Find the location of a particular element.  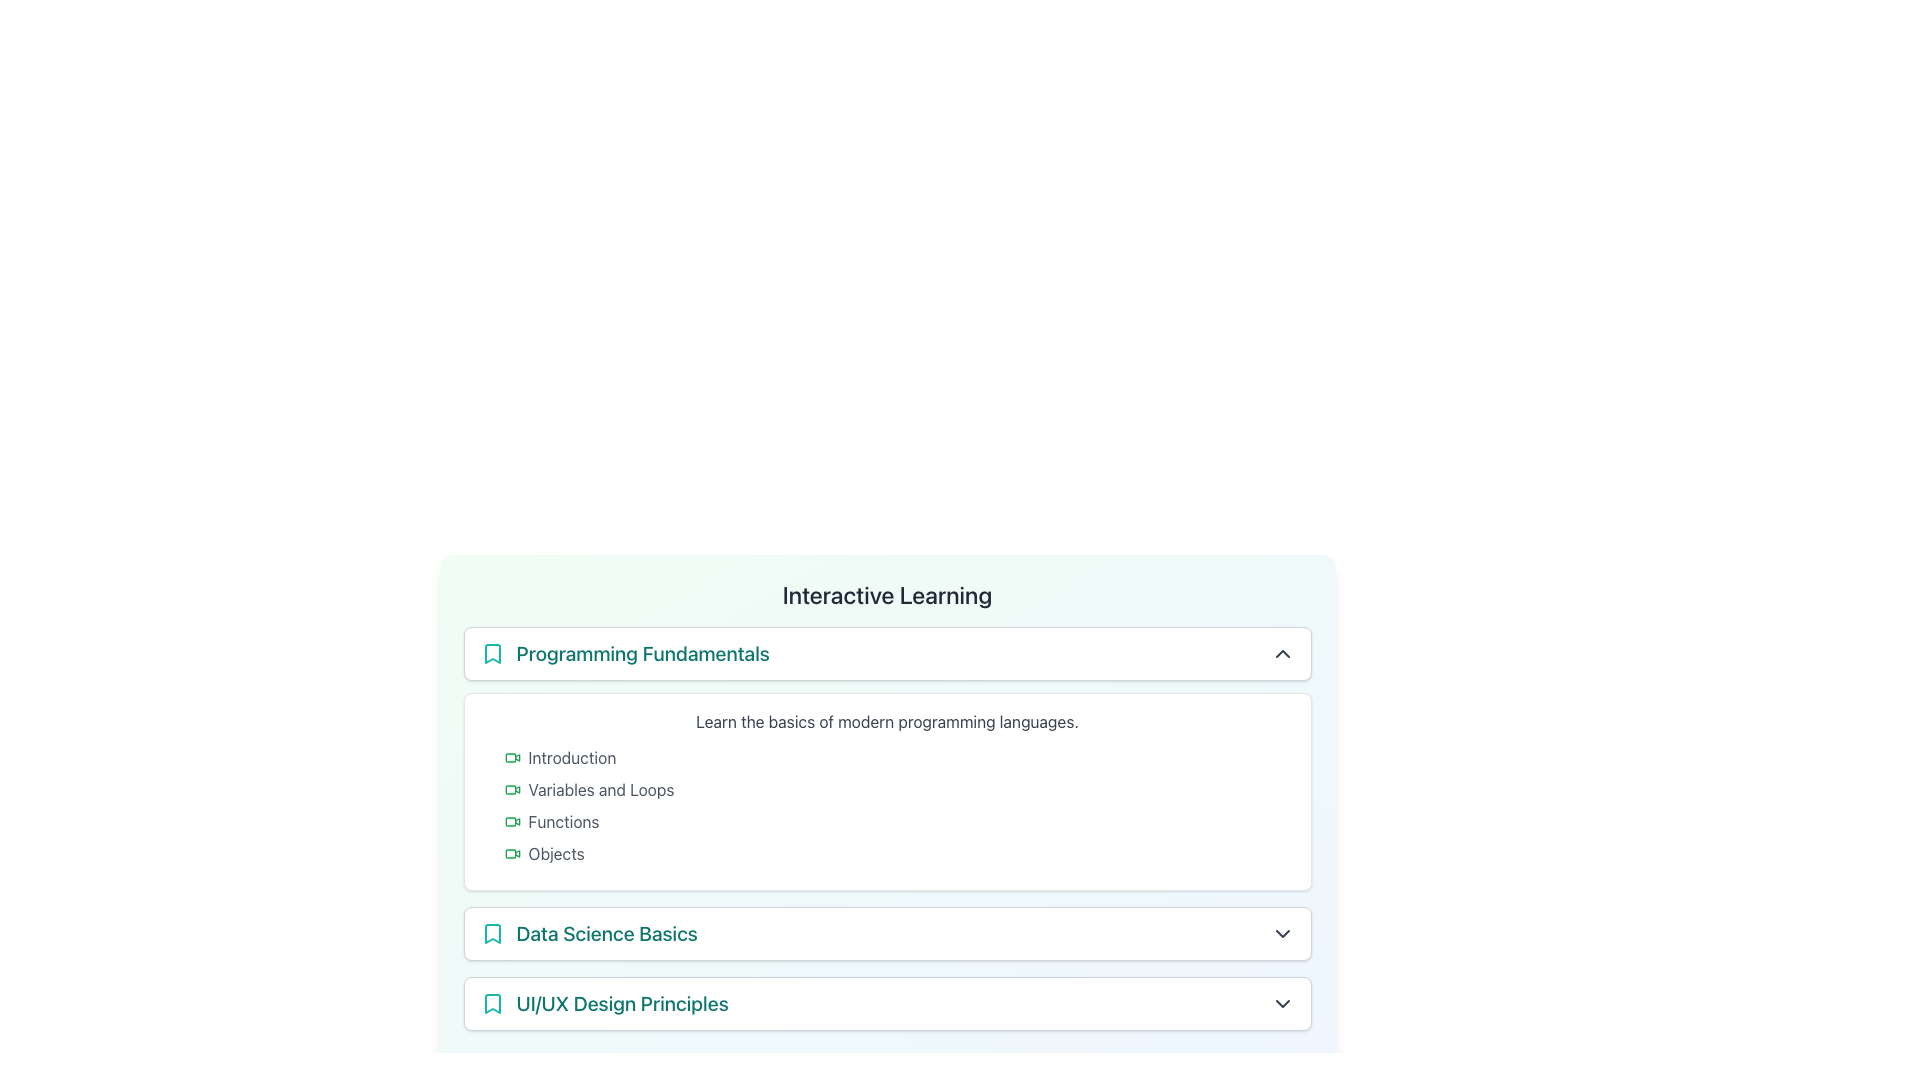

the collapse icon located at the top-right corner of the 'Programming Fundamentals' section header to hide its content is located at coordinates (1282, 654).